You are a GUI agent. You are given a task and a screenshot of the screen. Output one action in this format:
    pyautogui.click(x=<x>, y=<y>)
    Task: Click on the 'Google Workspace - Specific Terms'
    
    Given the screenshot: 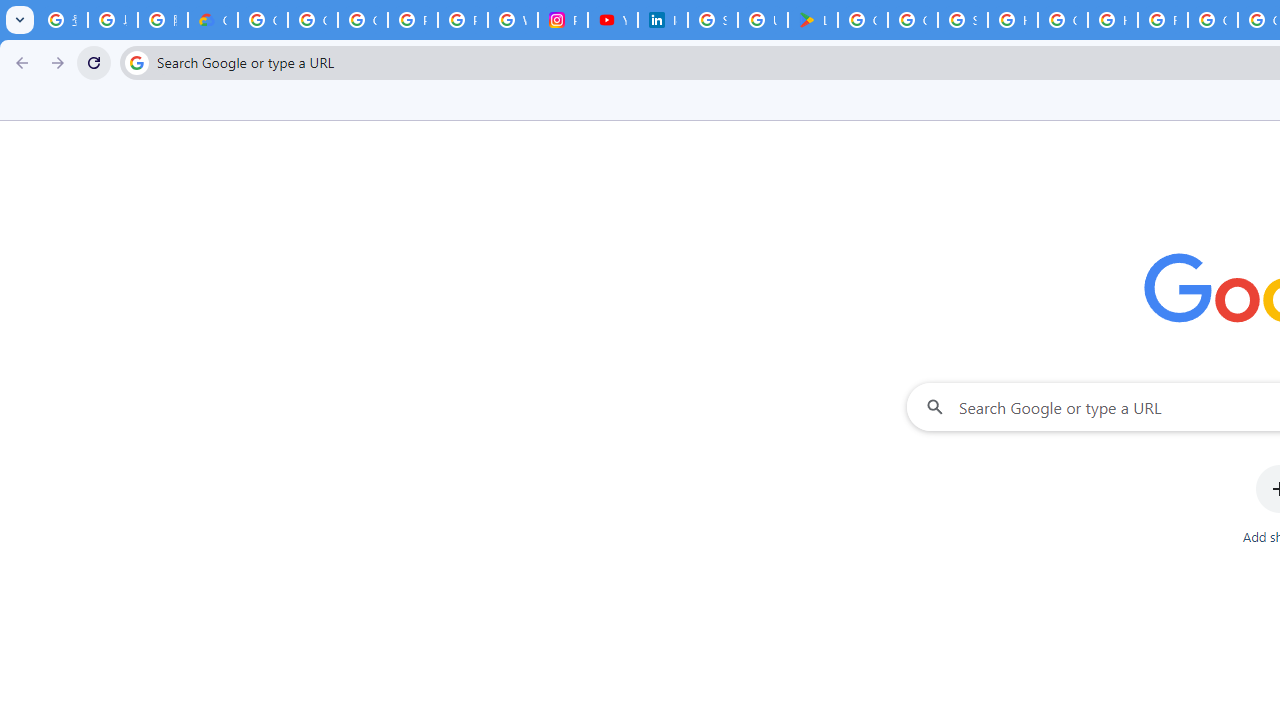 What is the action you would take?
    pyautogui.click(x=912, y=20)
    